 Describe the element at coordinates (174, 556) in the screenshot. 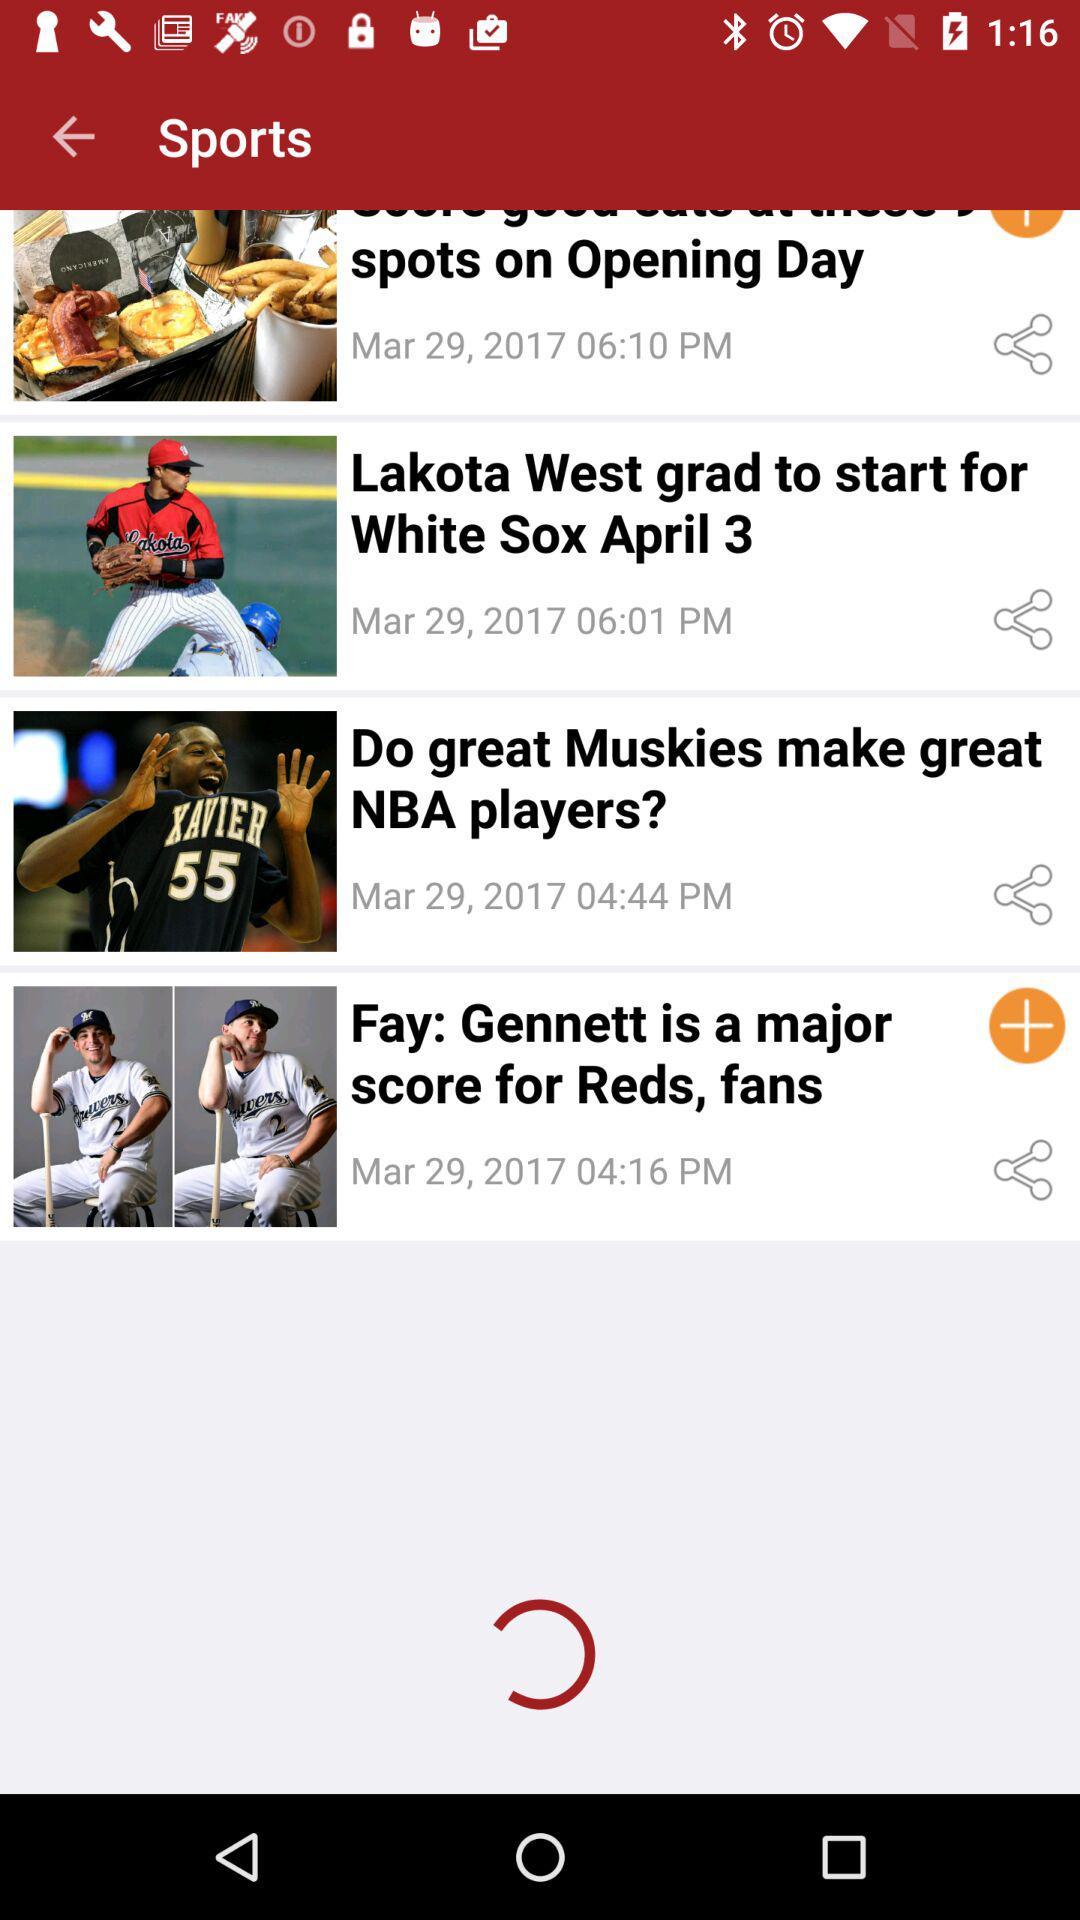

I see `selected article` at that location.